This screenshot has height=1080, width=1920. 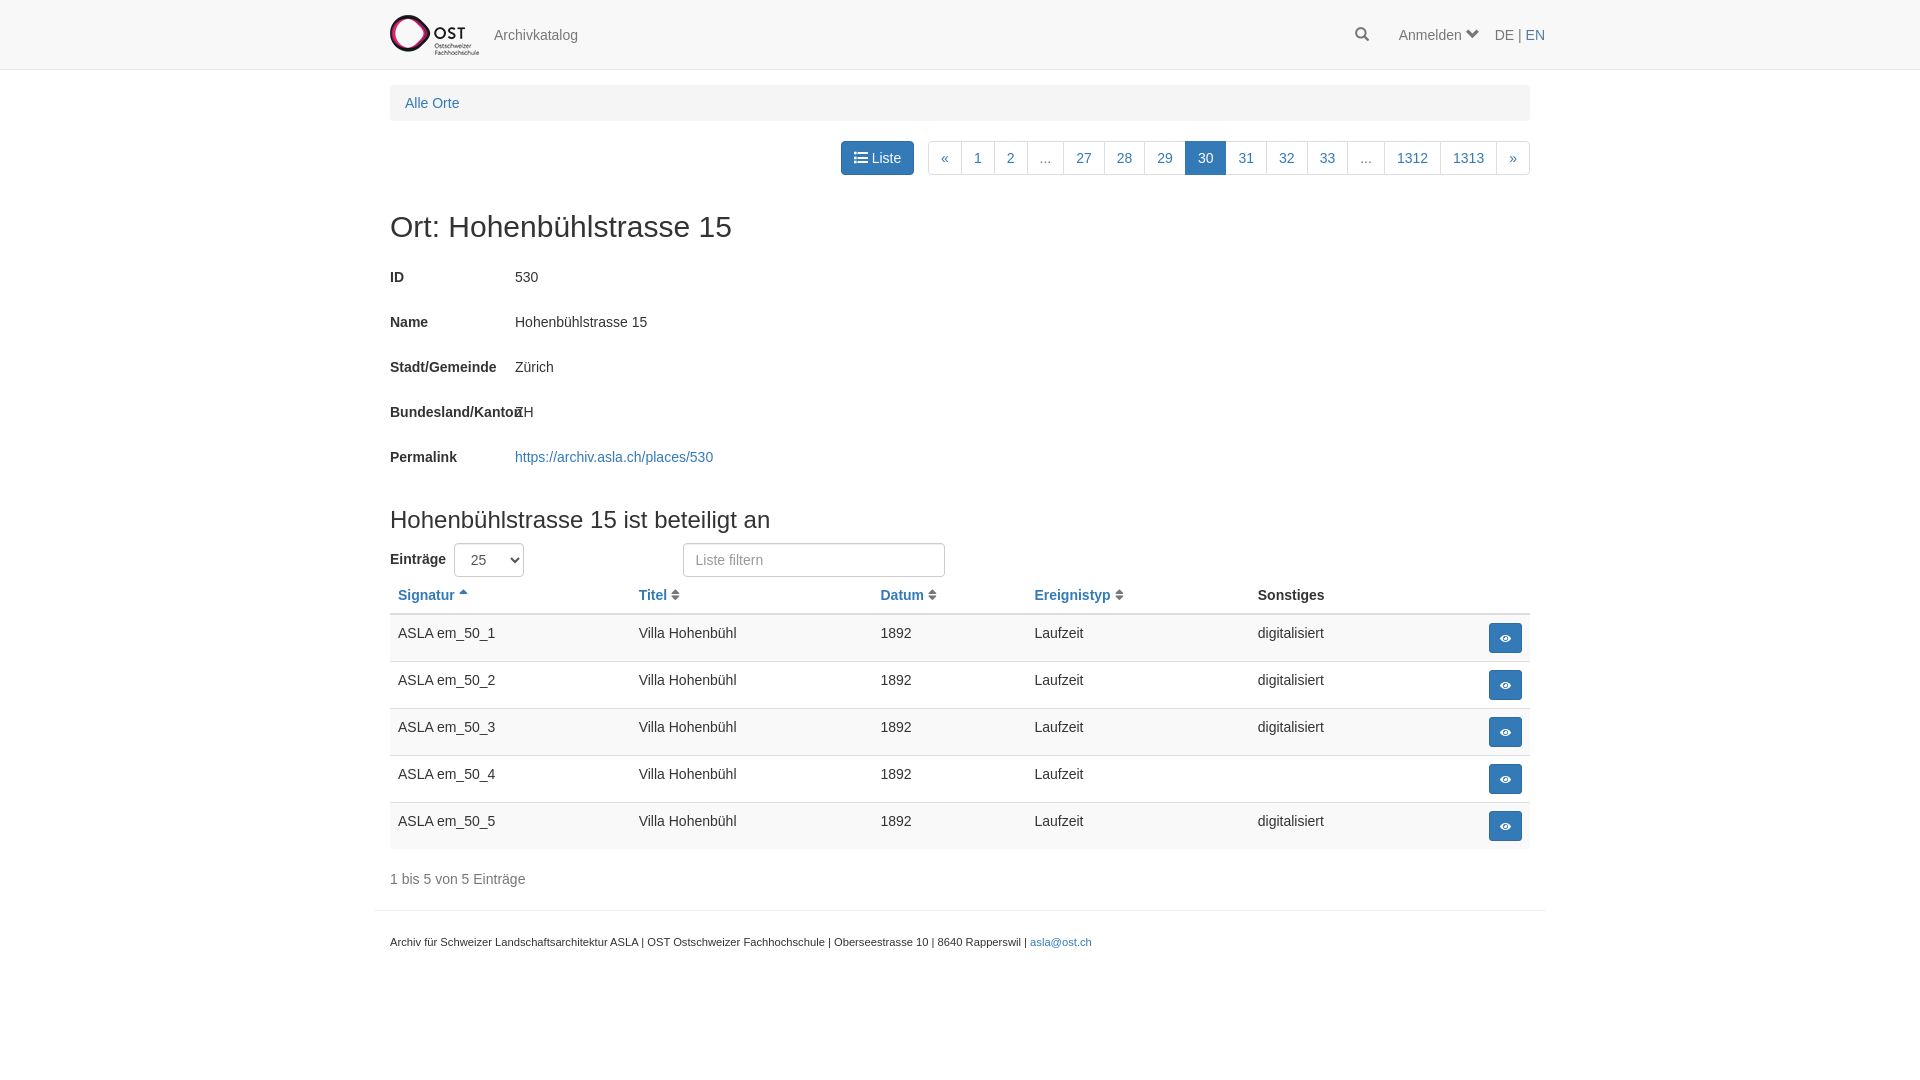 What do you see at coordinates (1077, 593) in the screenshot?
I see `'Ereignistyp'` at bounding box center [1077, 593].